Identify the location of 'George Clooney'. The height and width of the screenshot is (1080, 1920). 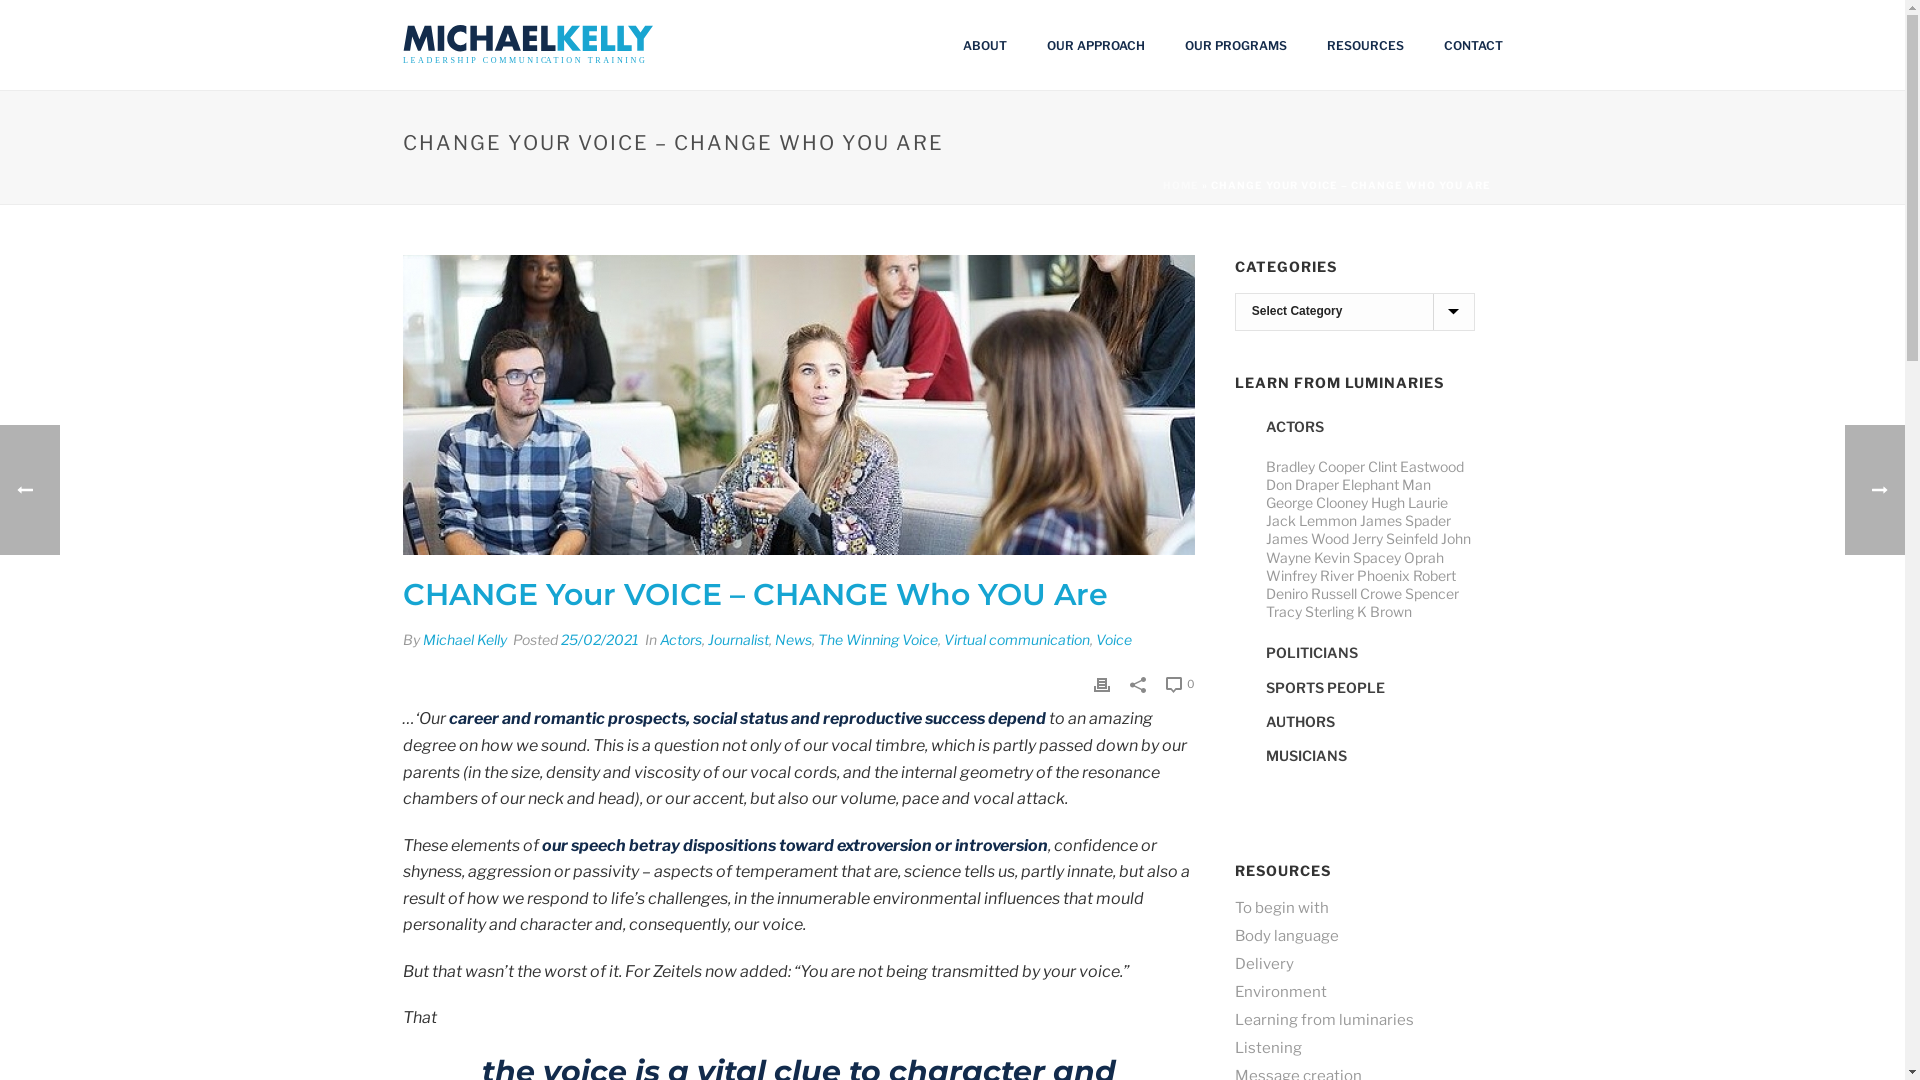
(1316, 501).